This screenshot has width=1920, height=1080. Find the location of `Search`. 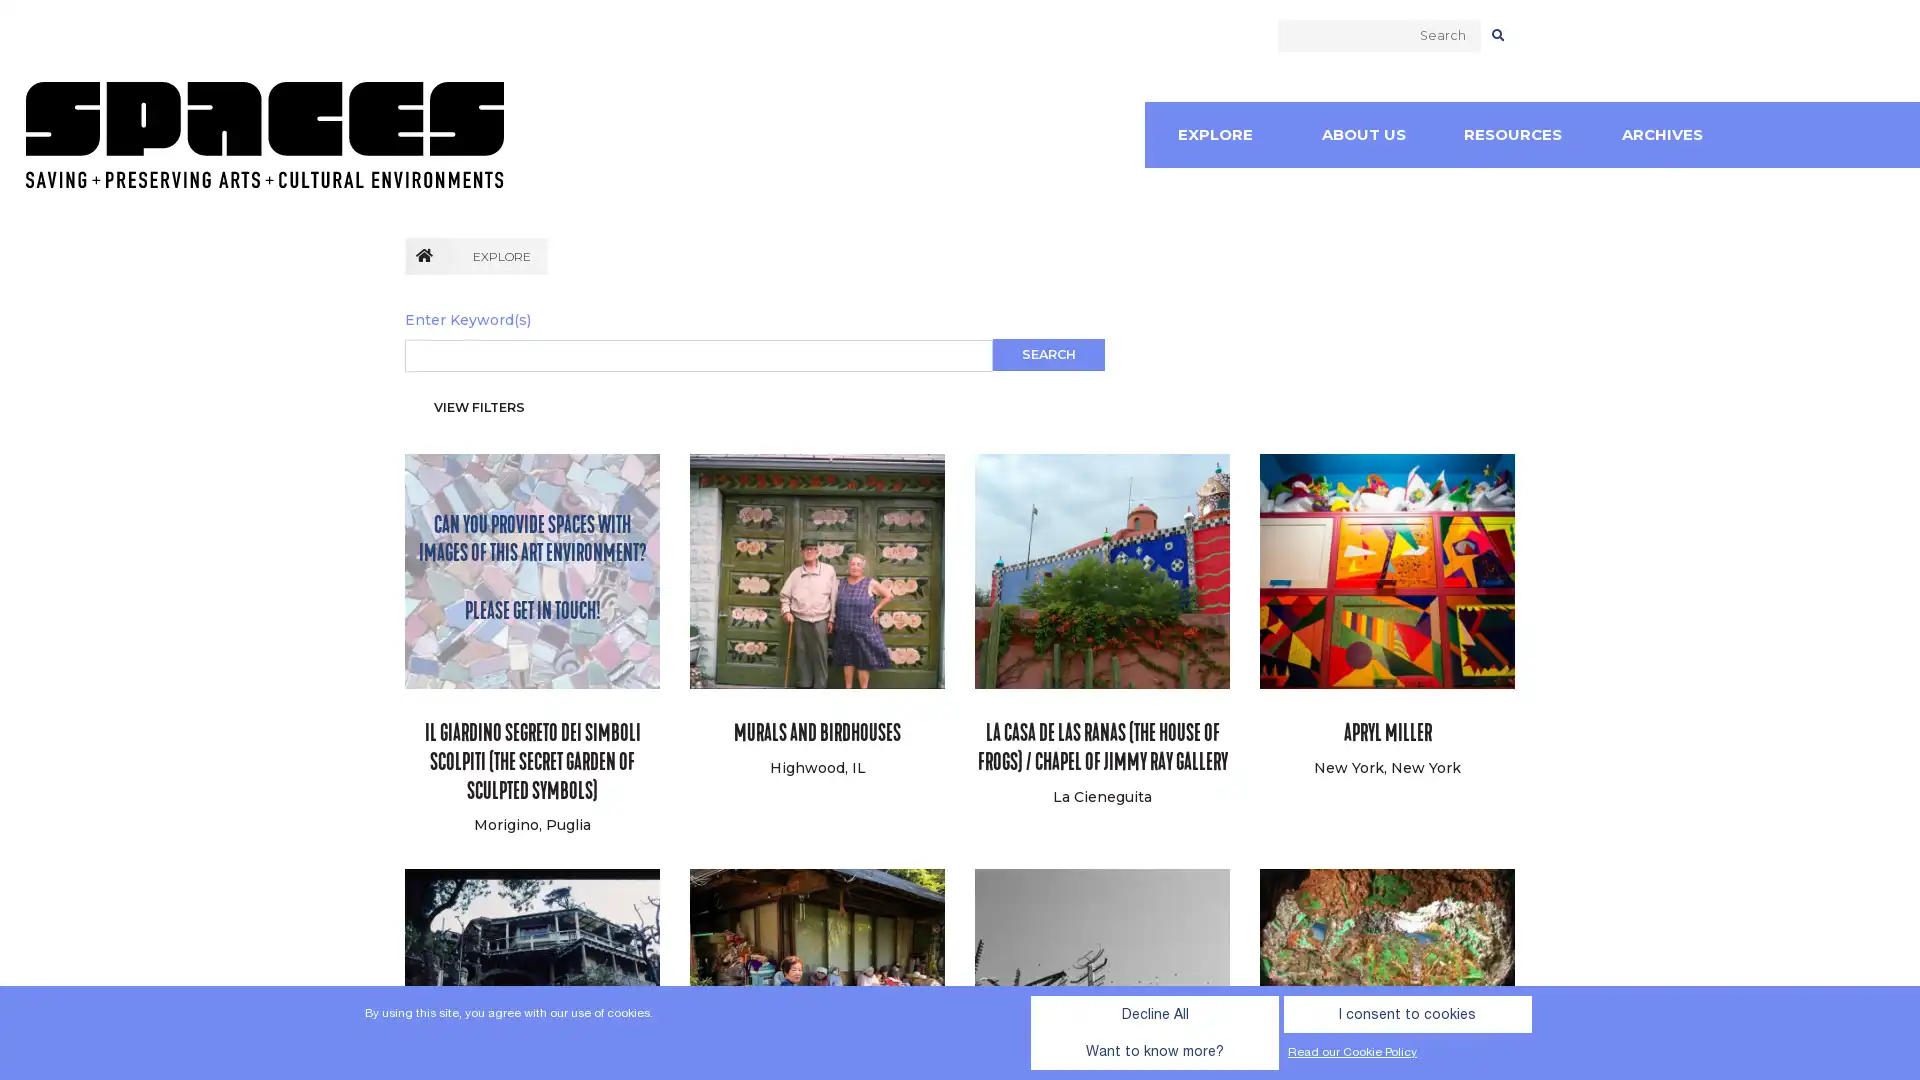

Search is located at coordinates (1048, 353).